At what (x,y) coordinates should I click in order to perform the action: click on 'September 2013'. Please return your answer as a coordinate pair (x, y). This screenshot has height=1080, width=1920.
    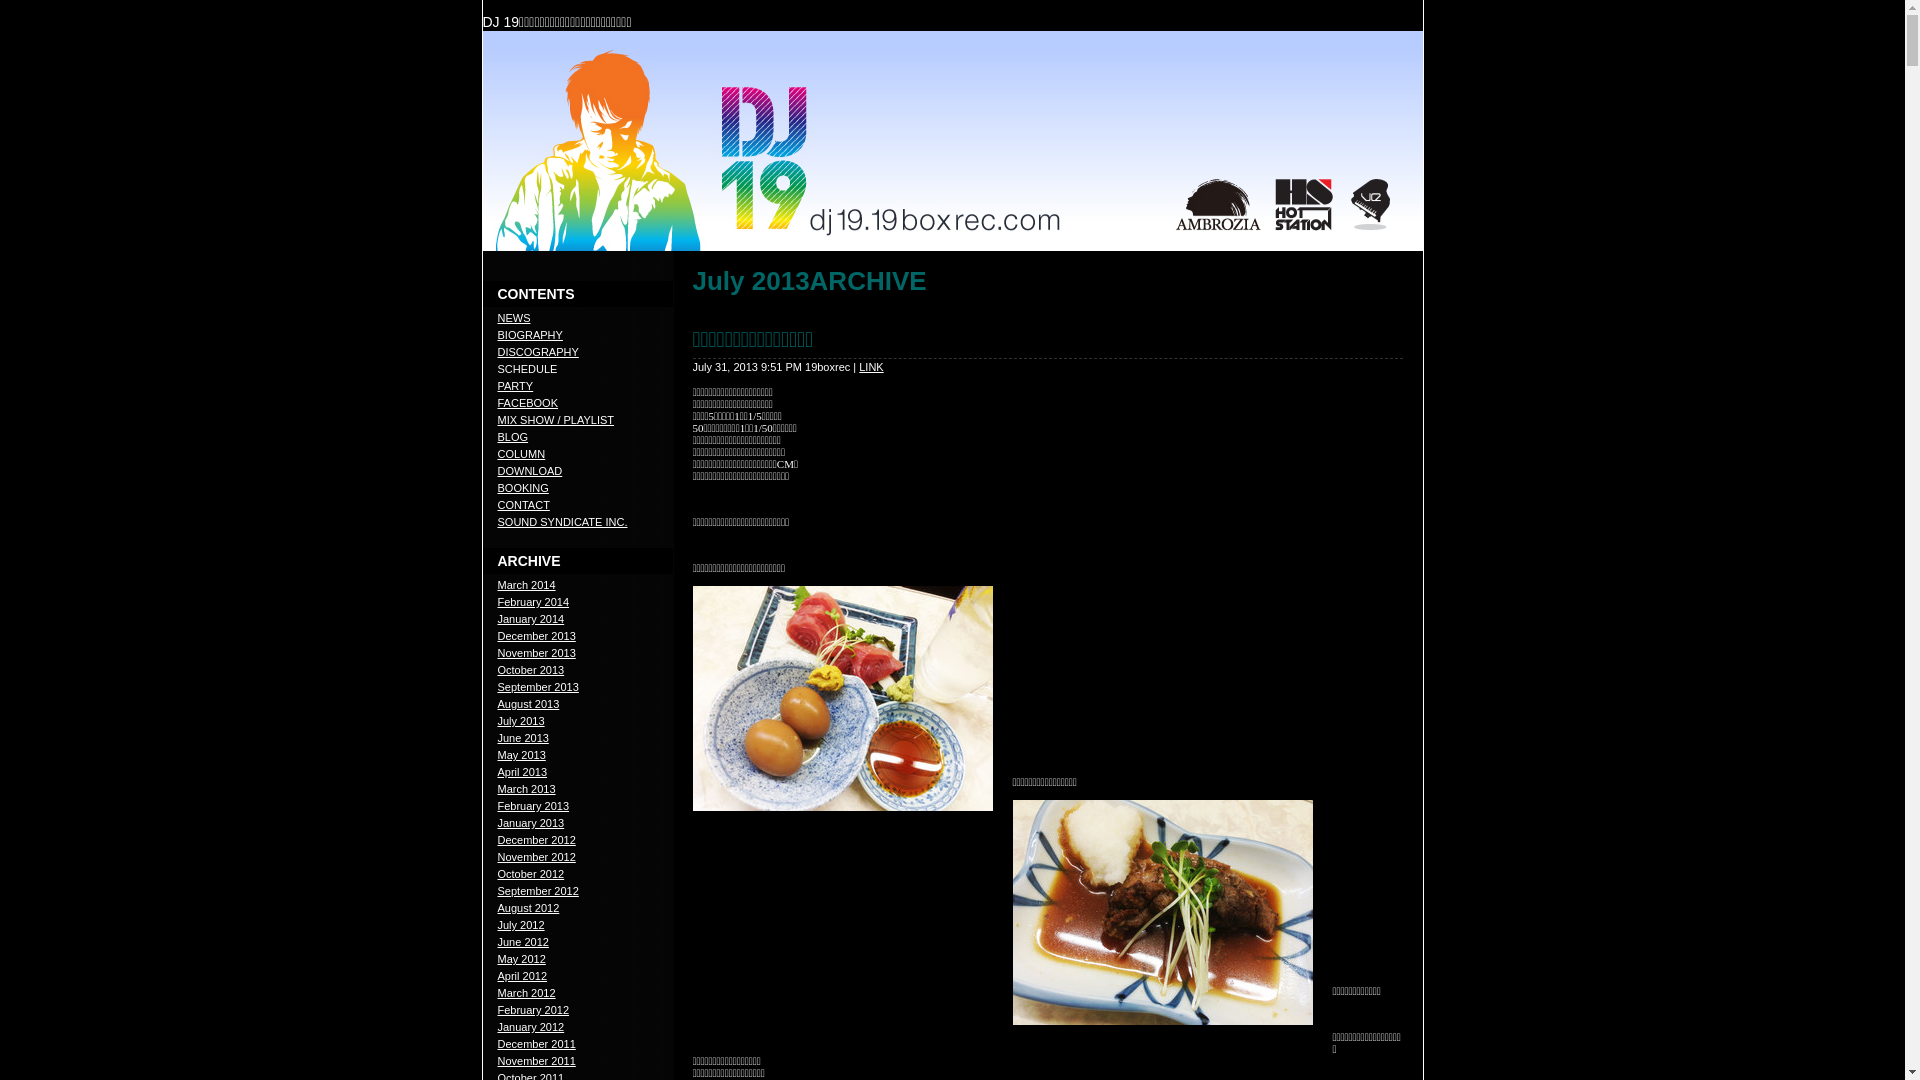
    Looking at the image, I should click on (538, 685).